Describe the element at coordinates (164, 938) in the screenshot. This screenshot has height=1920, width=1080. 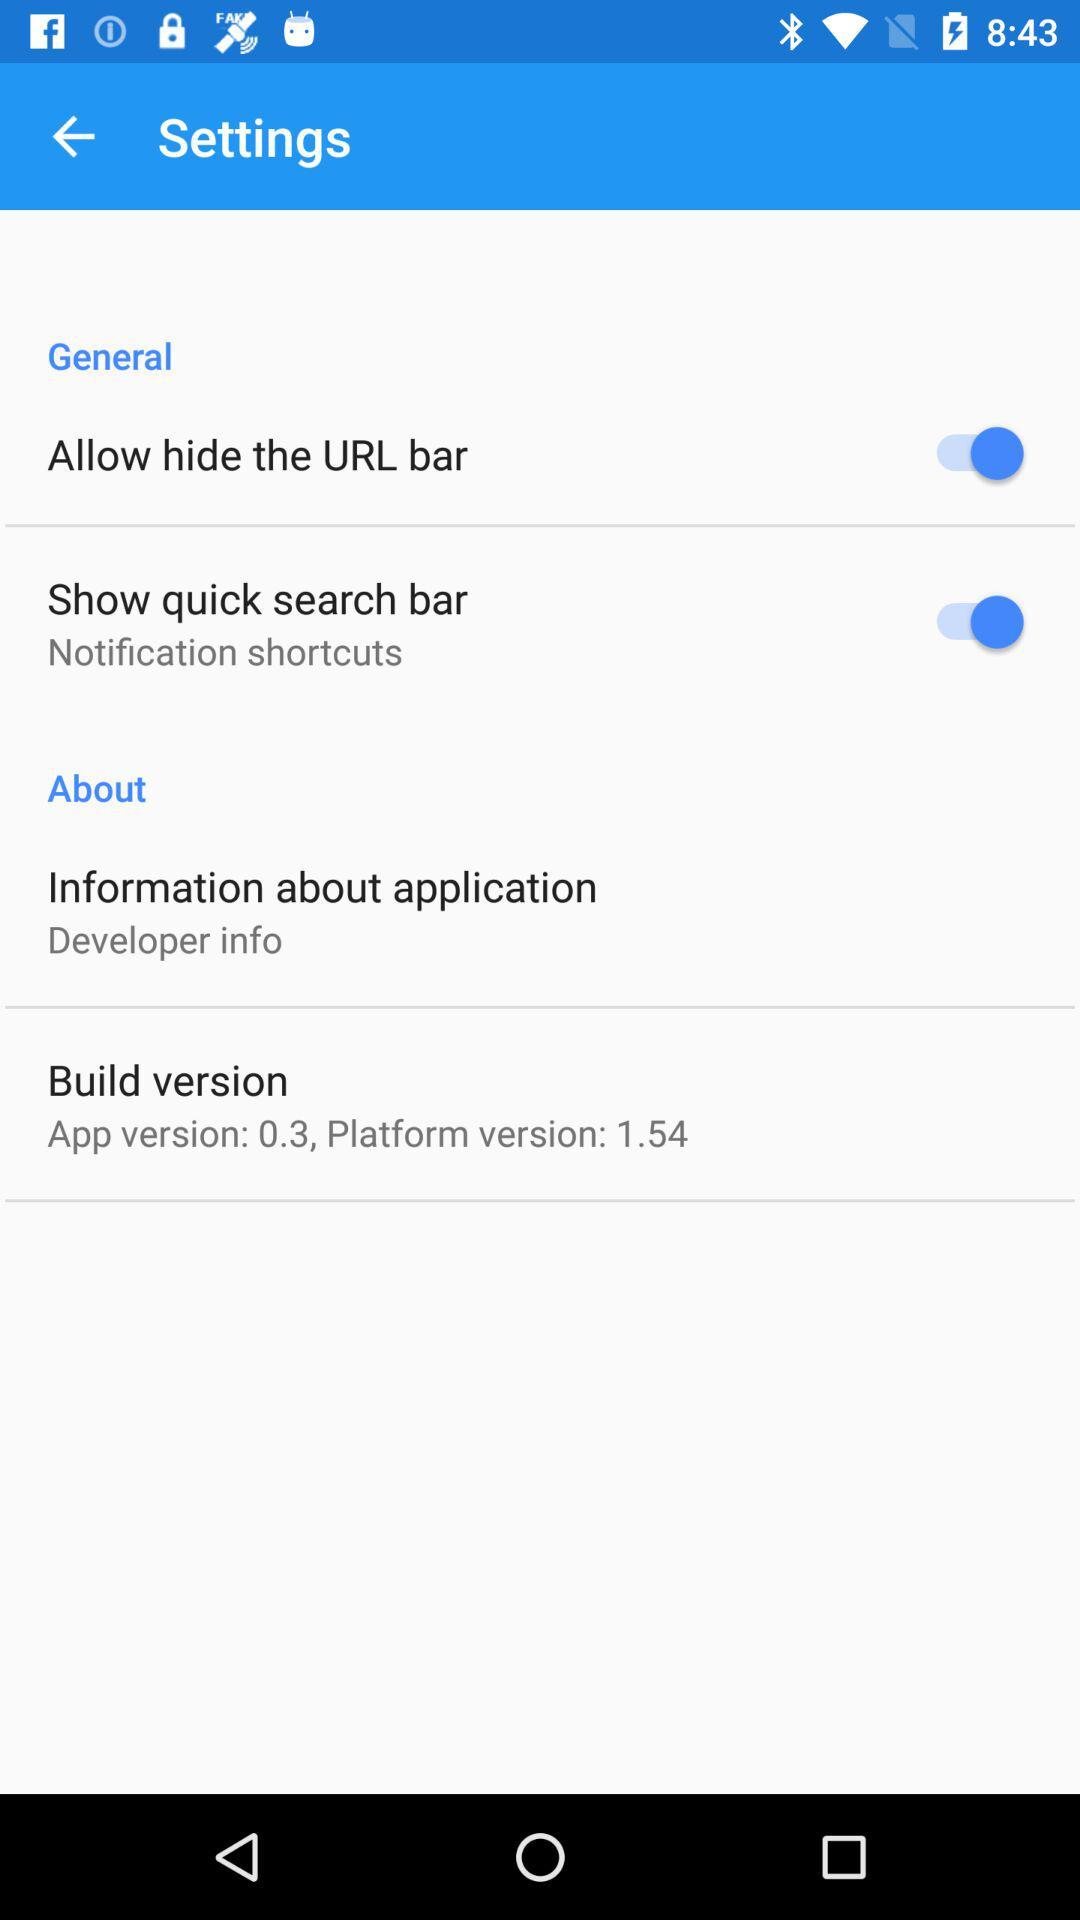
I see `icon below information about application` at that location.